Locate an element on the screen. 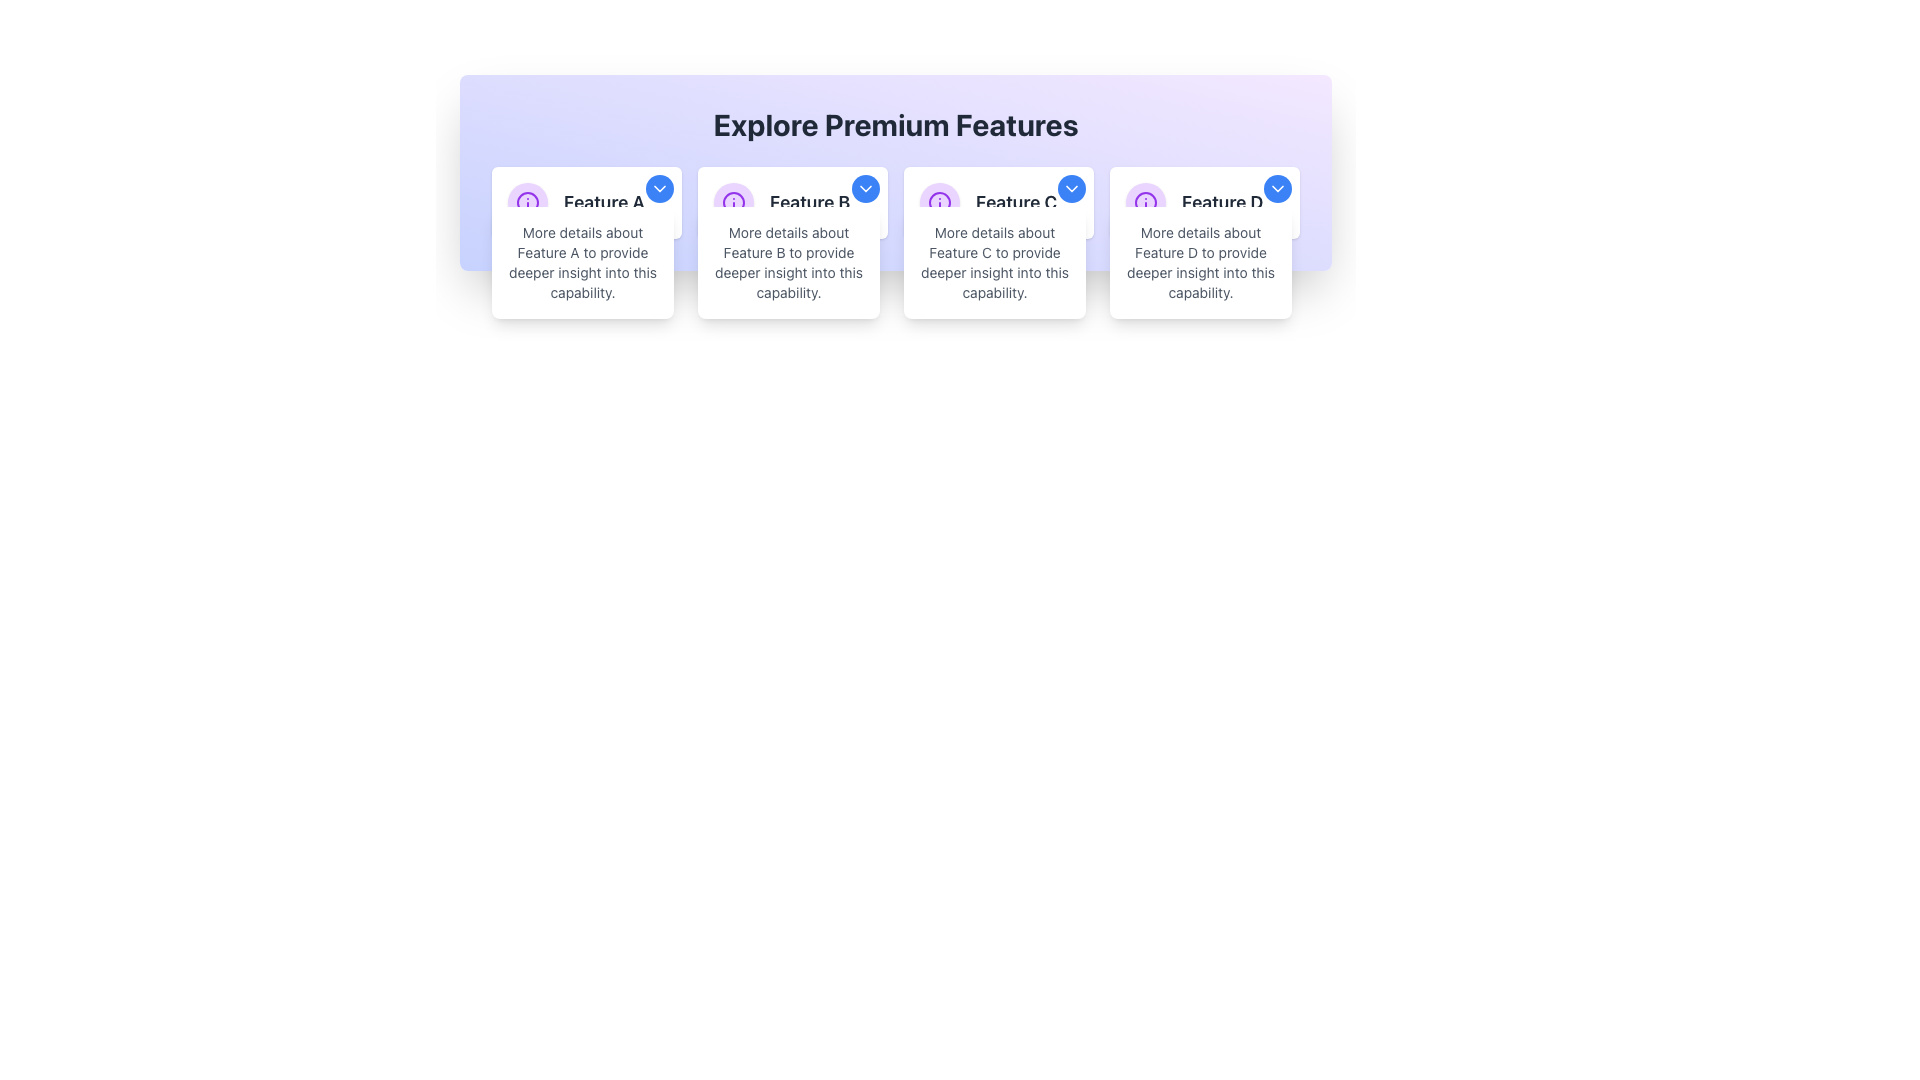  the static informational text box that displays the text 'More details about Feature C to provide deeper insight into this capability.' is located at coordinates (994, 261).